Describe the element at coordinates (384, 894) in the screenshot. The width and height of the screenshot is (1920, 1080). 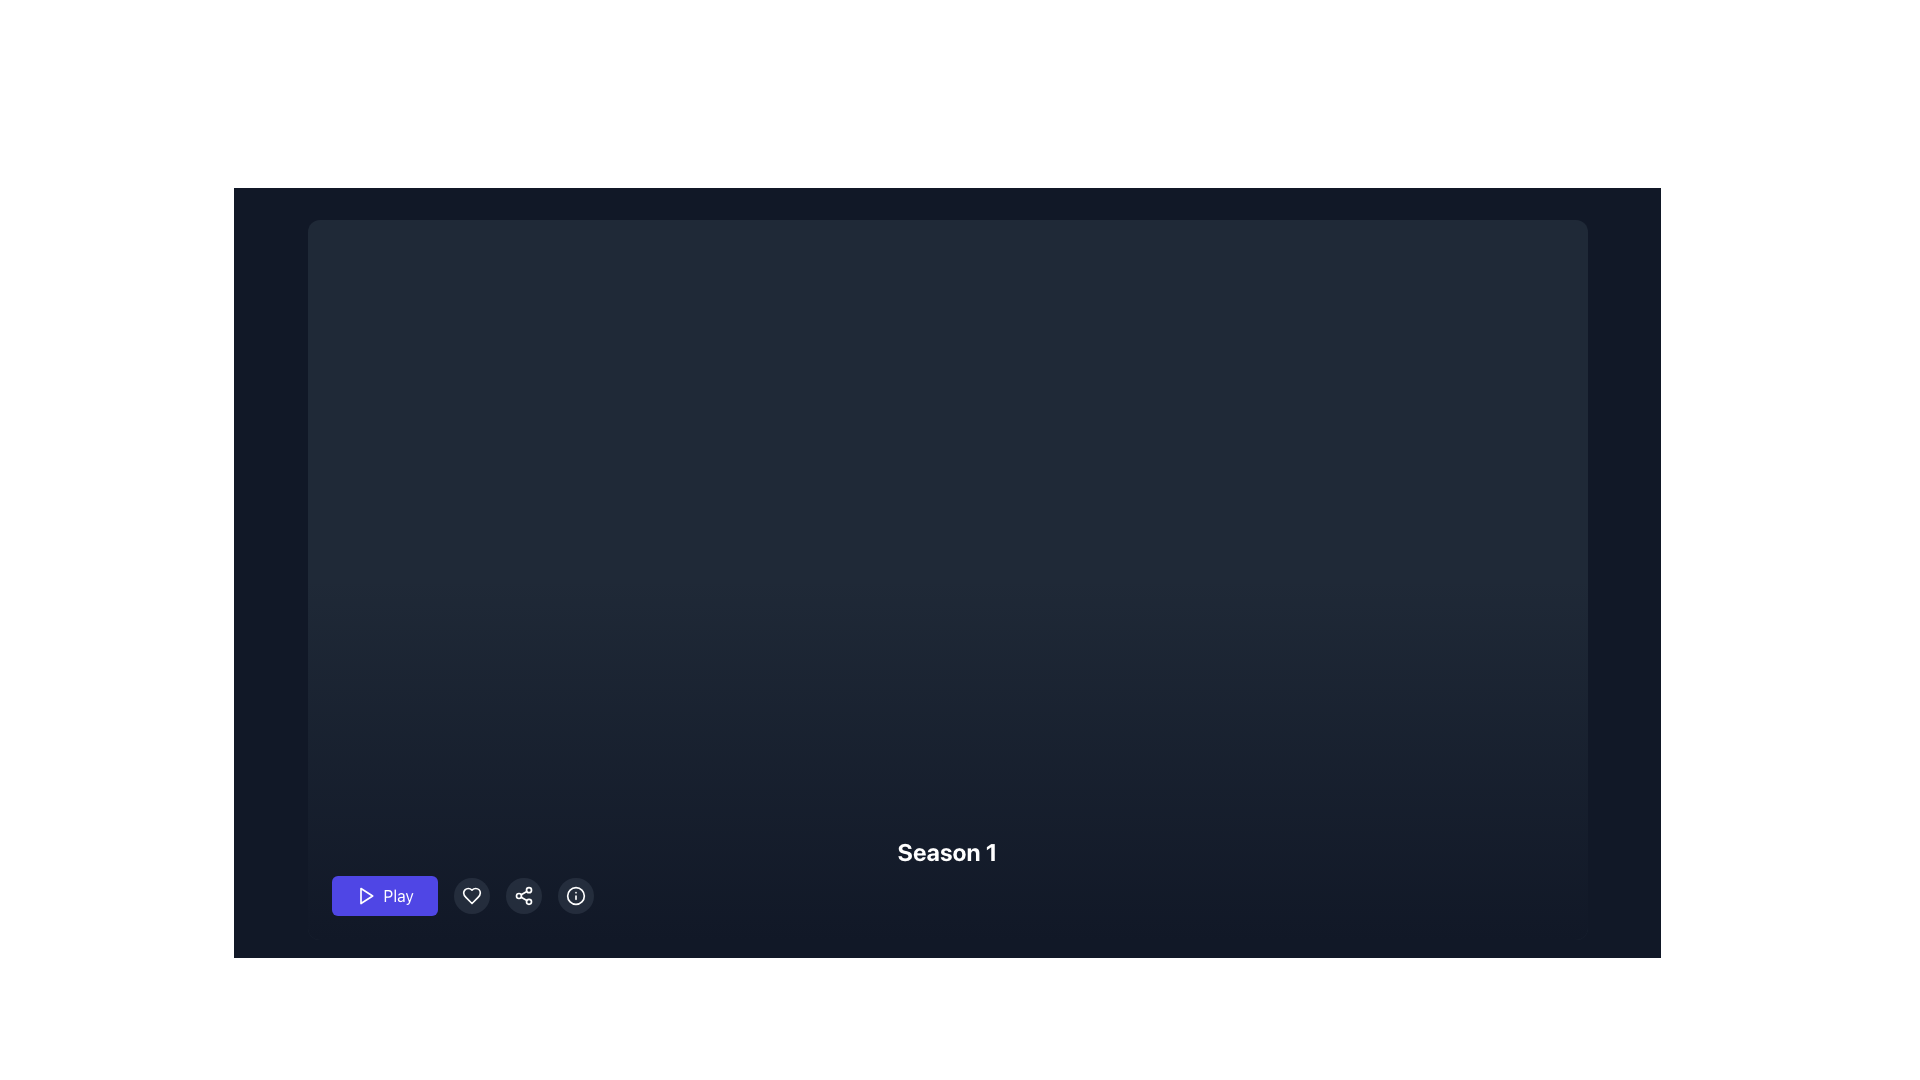
I see `the playback button located at the bottom-left corner of the interface` at that location.